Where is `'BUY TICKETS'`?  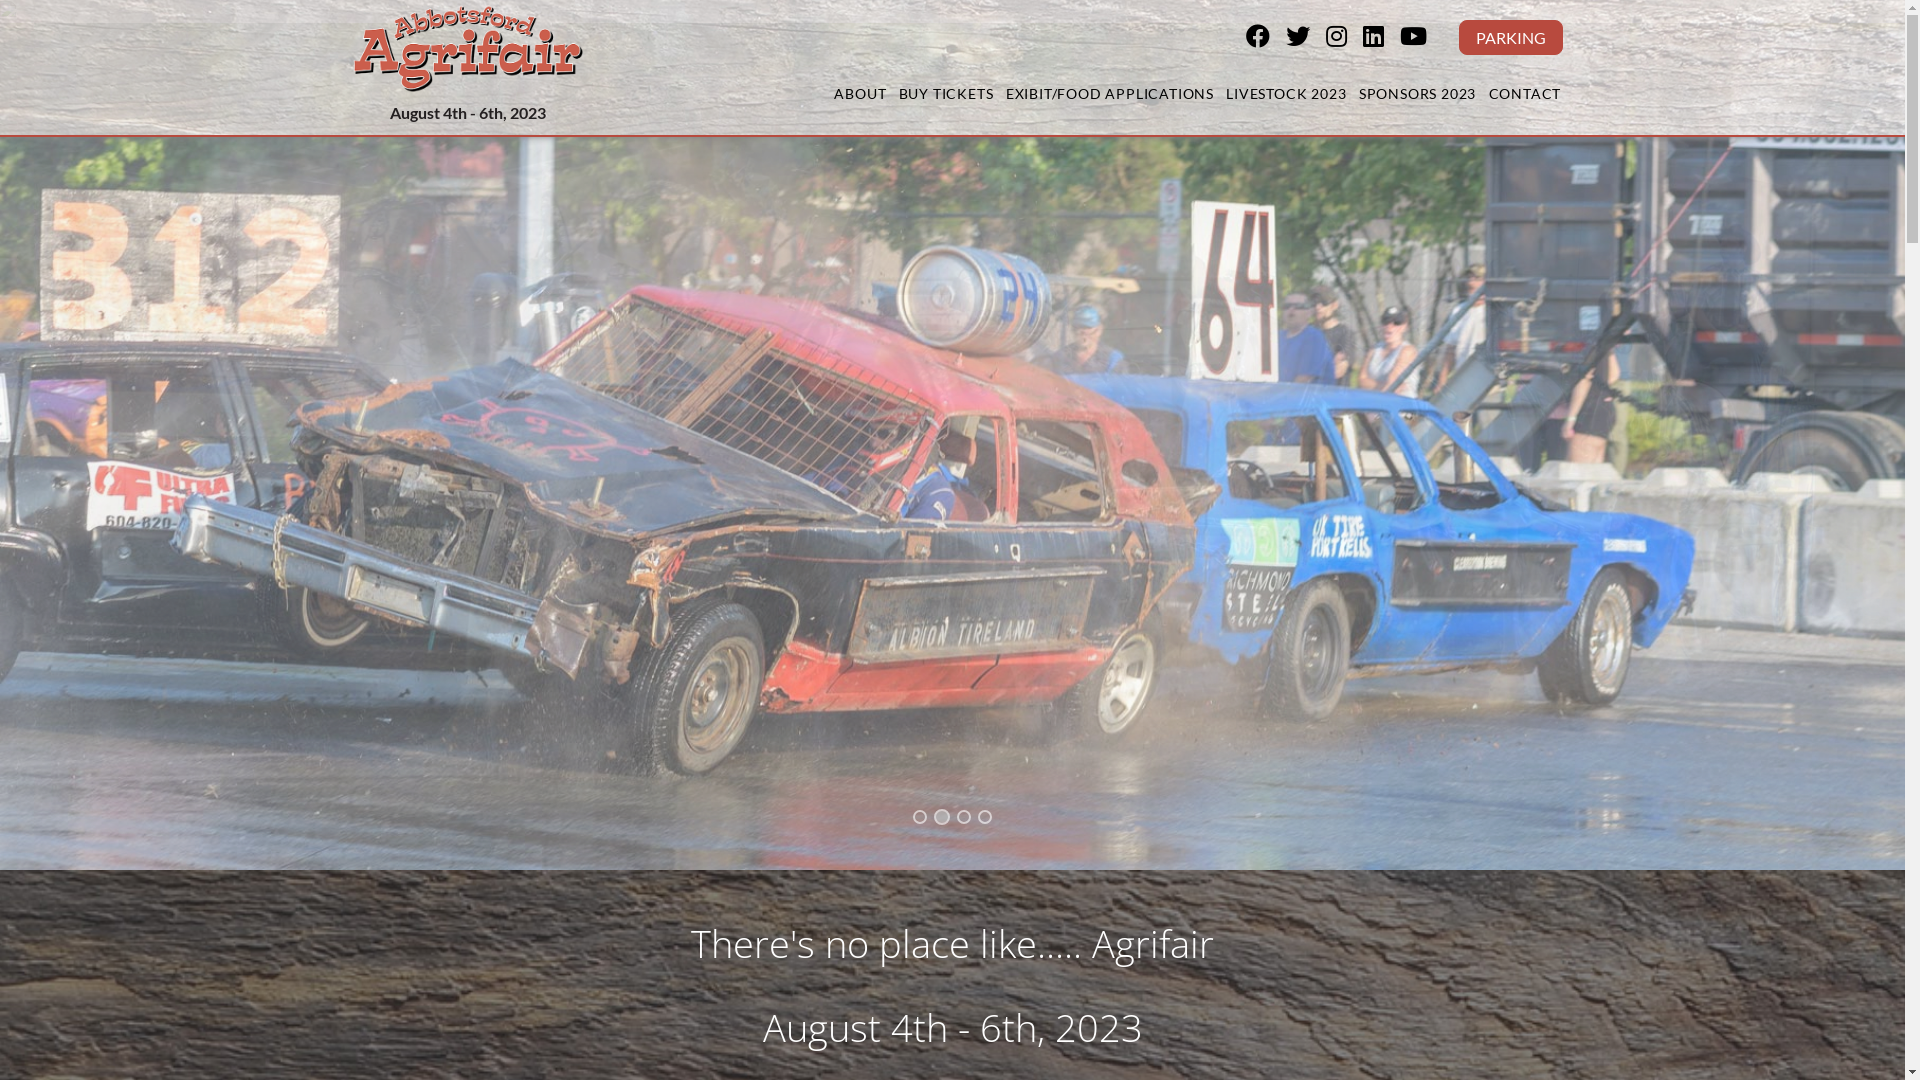 'BUY TICKETS' is located at coordinates (944, 95).